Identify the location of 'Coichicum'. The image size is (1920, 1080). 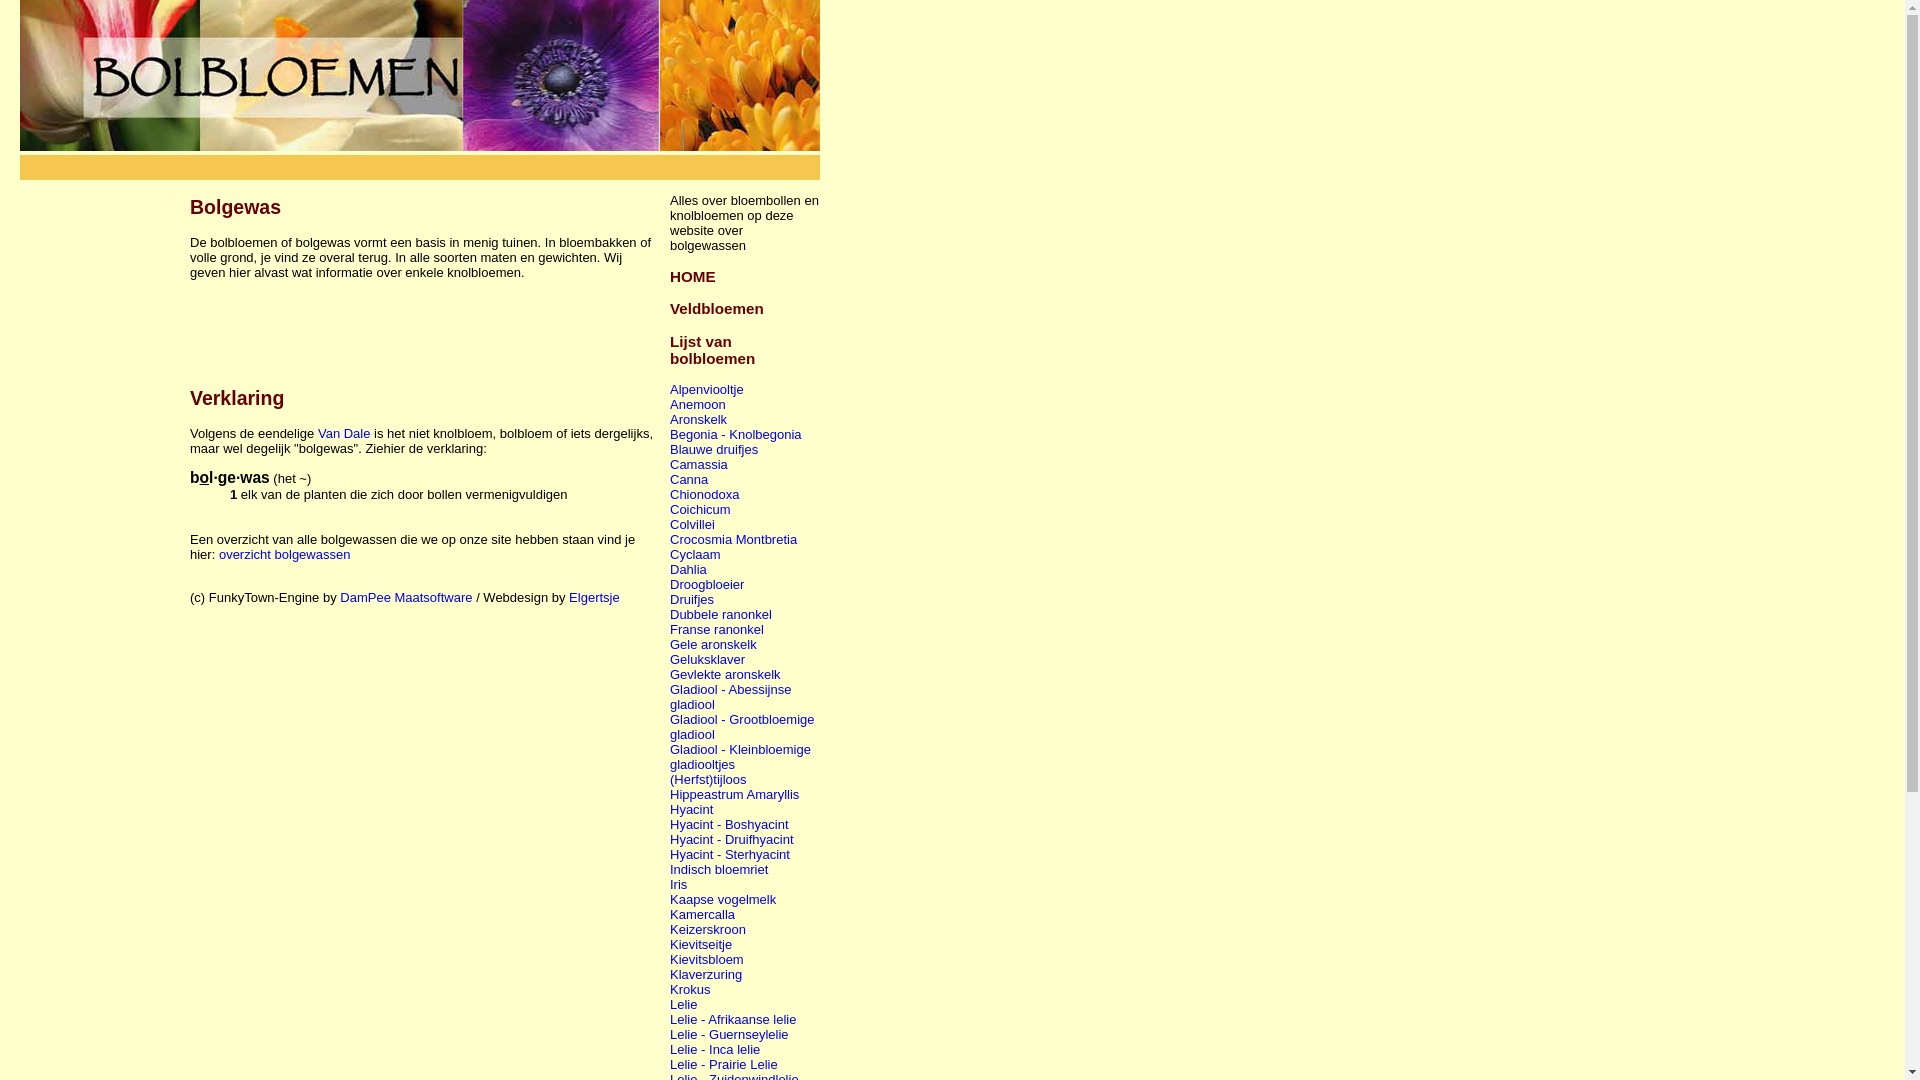
(700, 508).